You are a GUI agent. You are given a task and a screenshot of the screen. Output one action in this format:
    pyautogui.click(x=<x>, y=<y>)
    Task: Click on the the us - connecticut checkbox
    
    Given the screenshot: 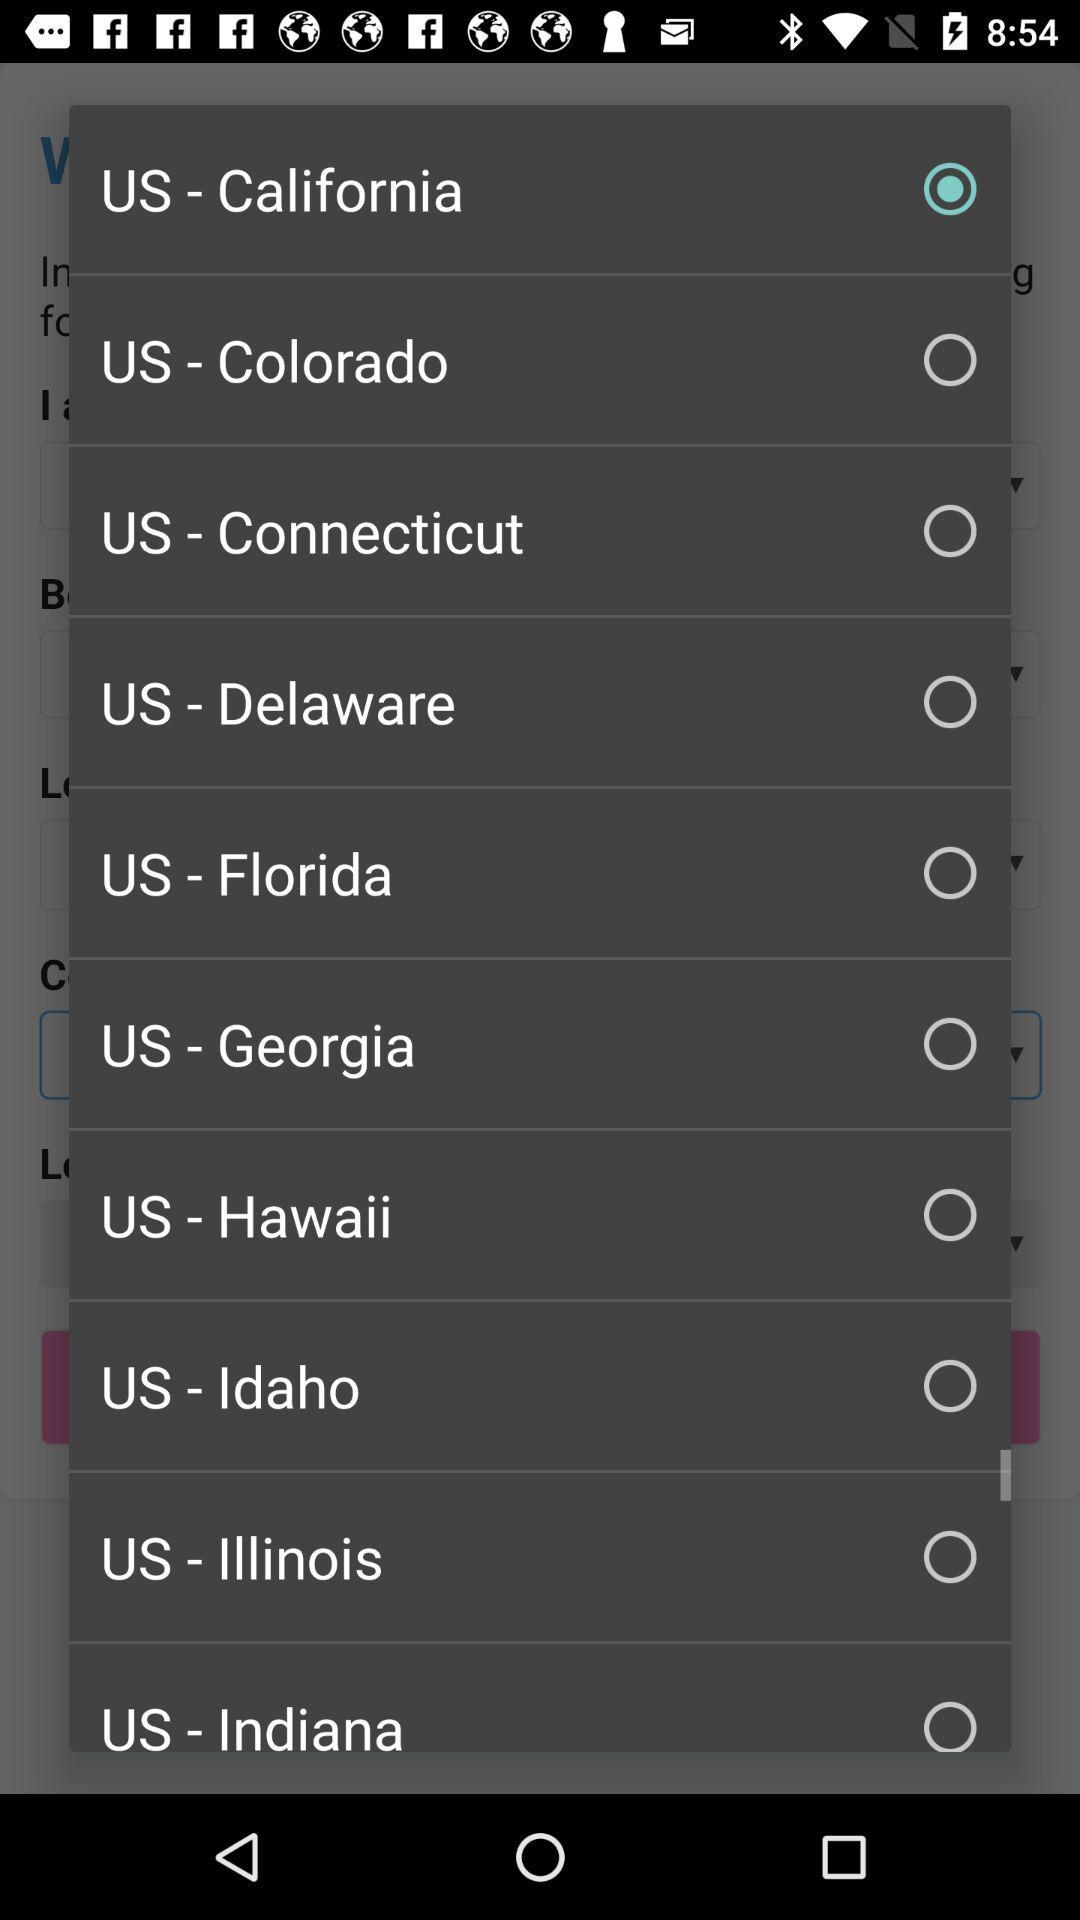 What is the action you would take?
    pyautogui.click(x=540, y=531)
    